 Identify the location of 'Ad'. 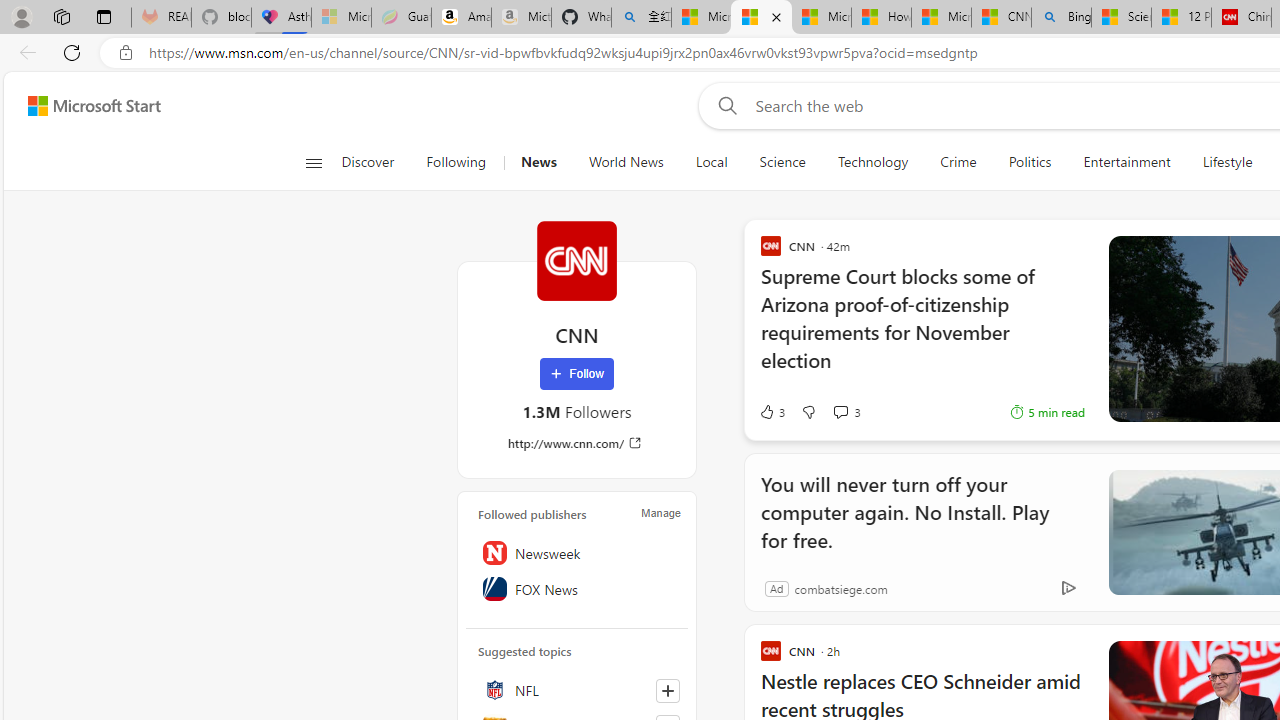
(775, 587).